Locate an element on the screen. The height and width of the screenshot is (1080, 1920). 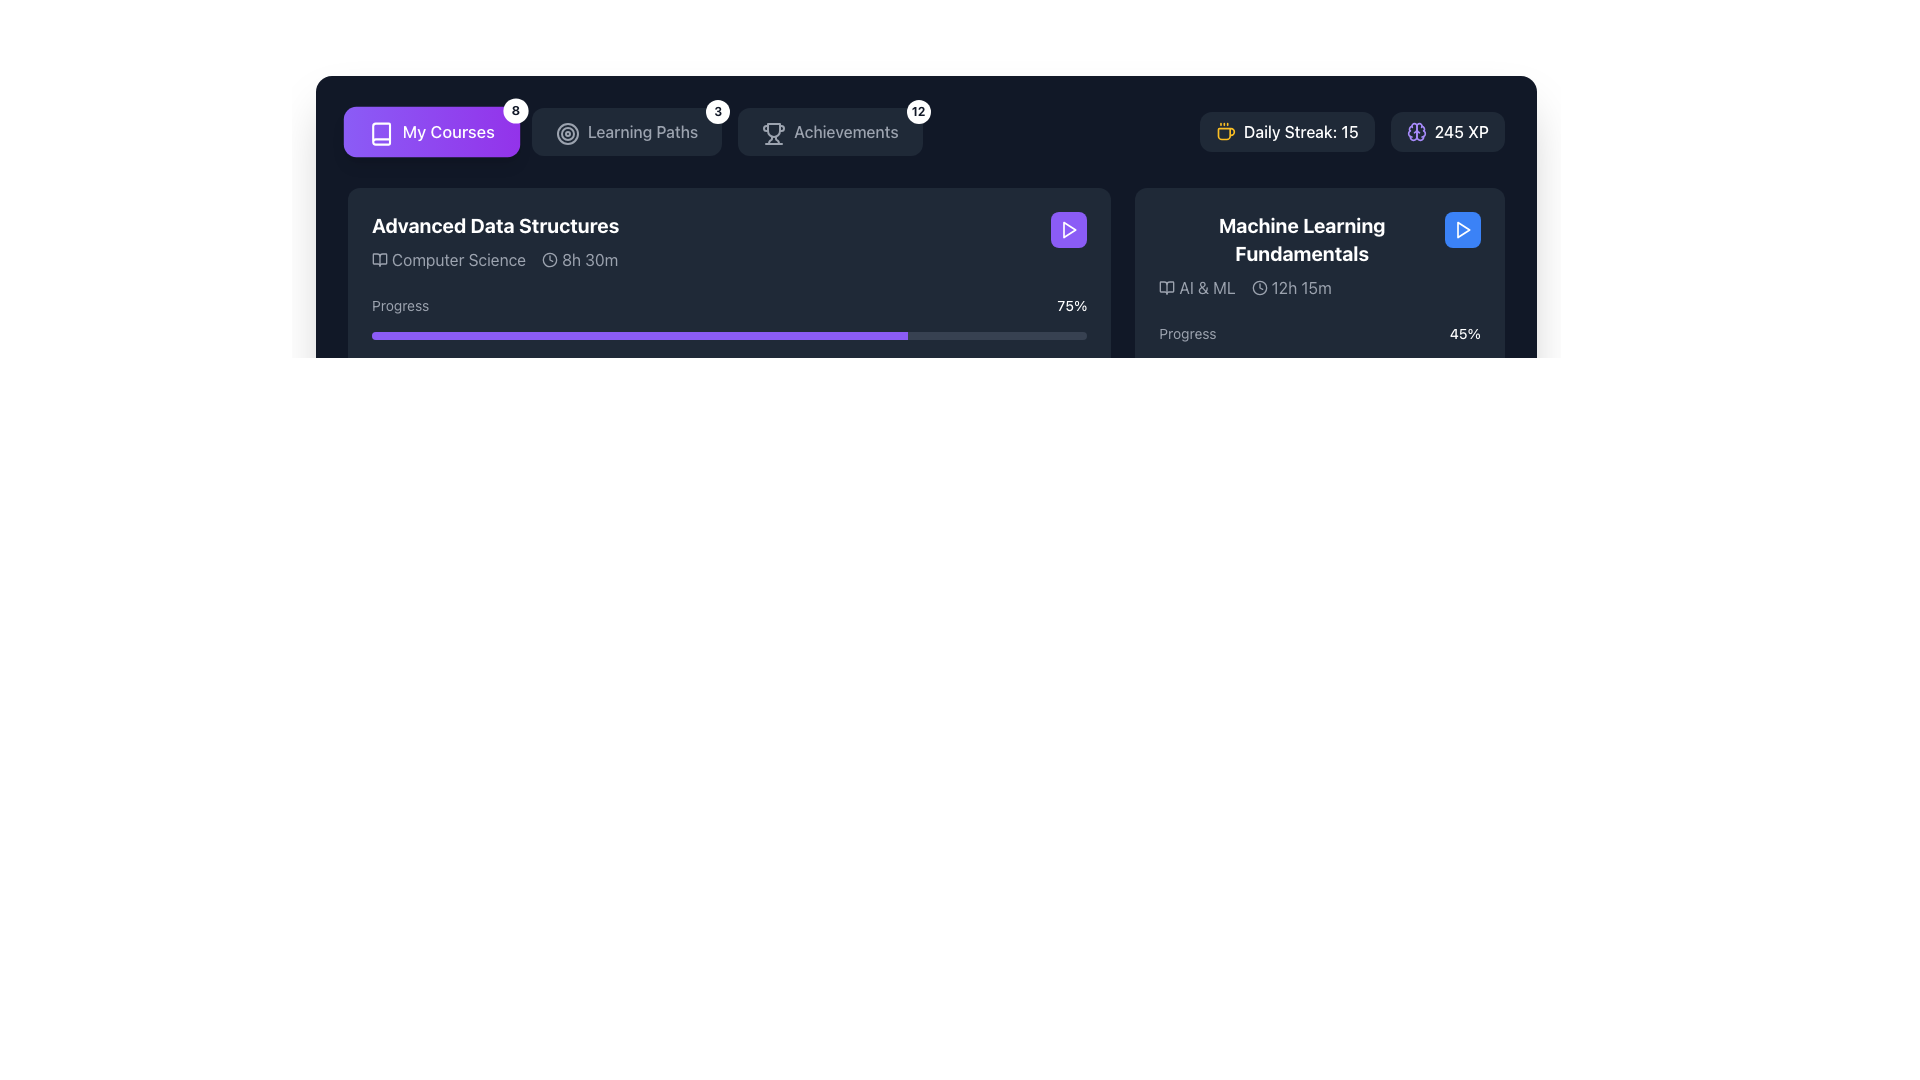
the trophy icon located within the 'Achievements' navigation button at the top bar section is located at coordinates (771, 131).